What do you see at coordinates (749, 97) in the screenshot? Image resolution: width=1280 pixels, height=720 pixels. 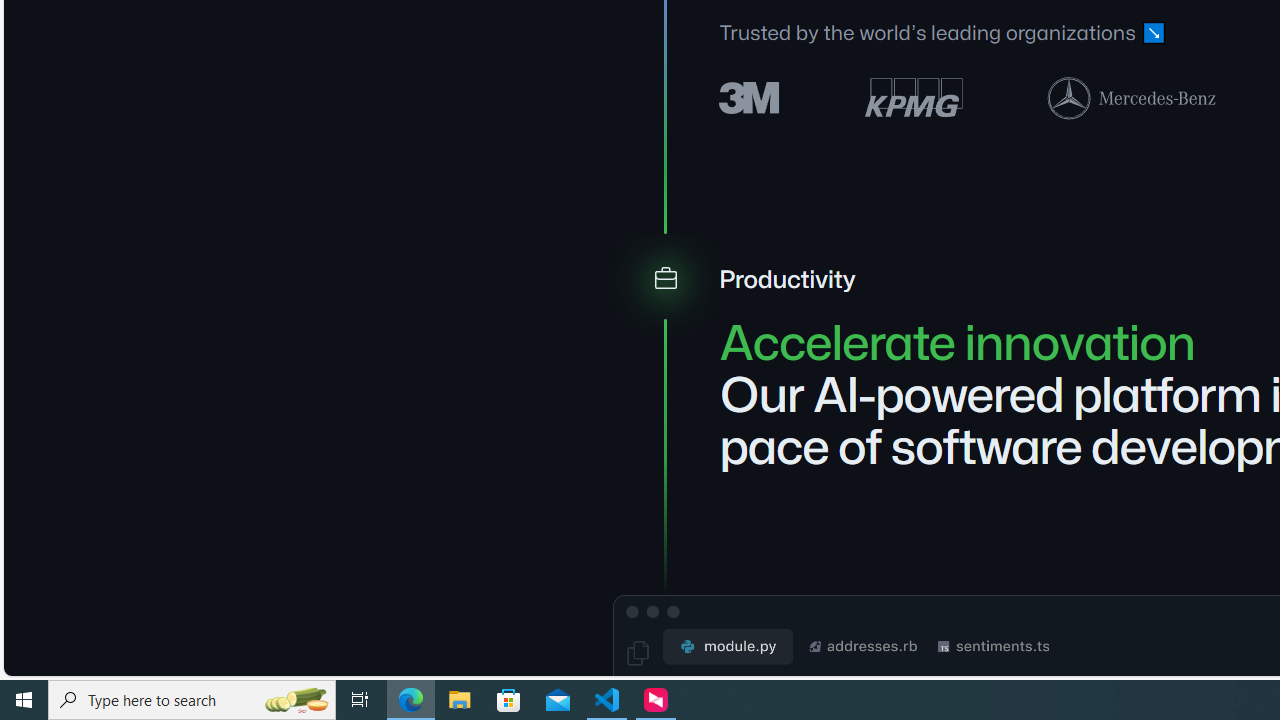 I see `'3M logo'` at bounding box center [749, 97].